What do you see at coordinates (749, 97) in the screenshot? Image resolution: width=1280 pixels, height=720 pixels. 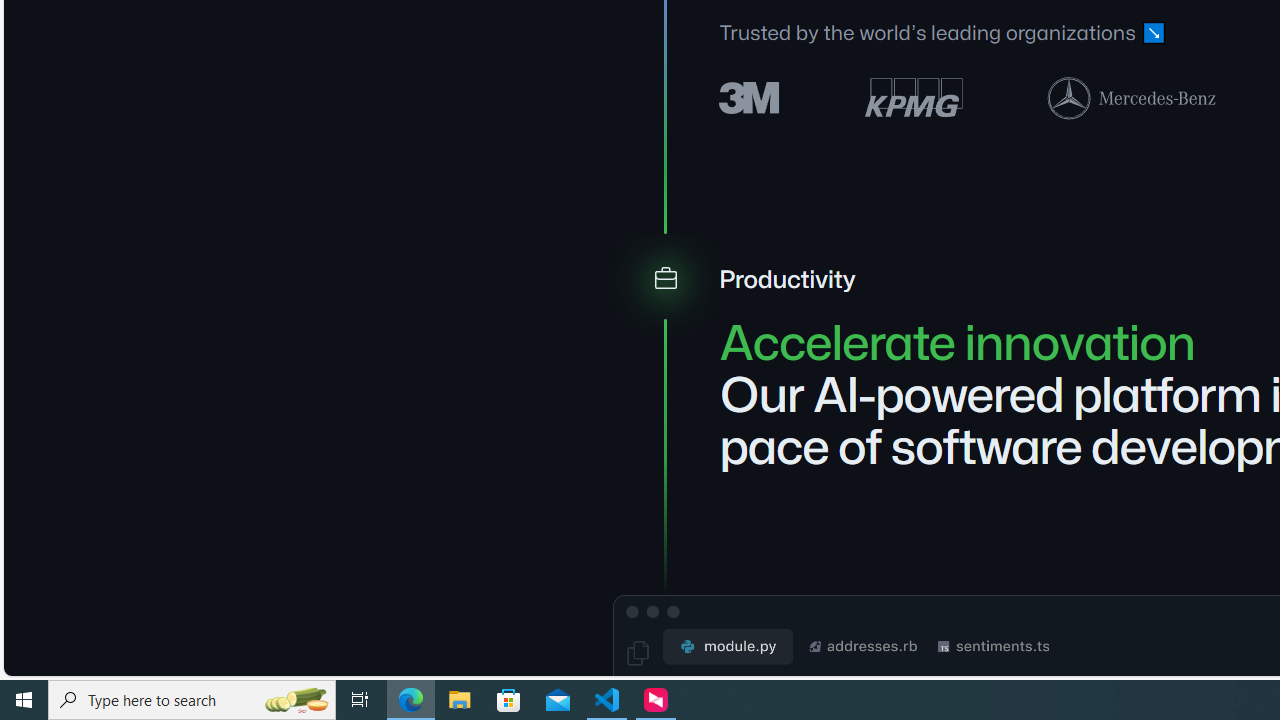 I see `'3M logo'` at bounding box center [749, 97].